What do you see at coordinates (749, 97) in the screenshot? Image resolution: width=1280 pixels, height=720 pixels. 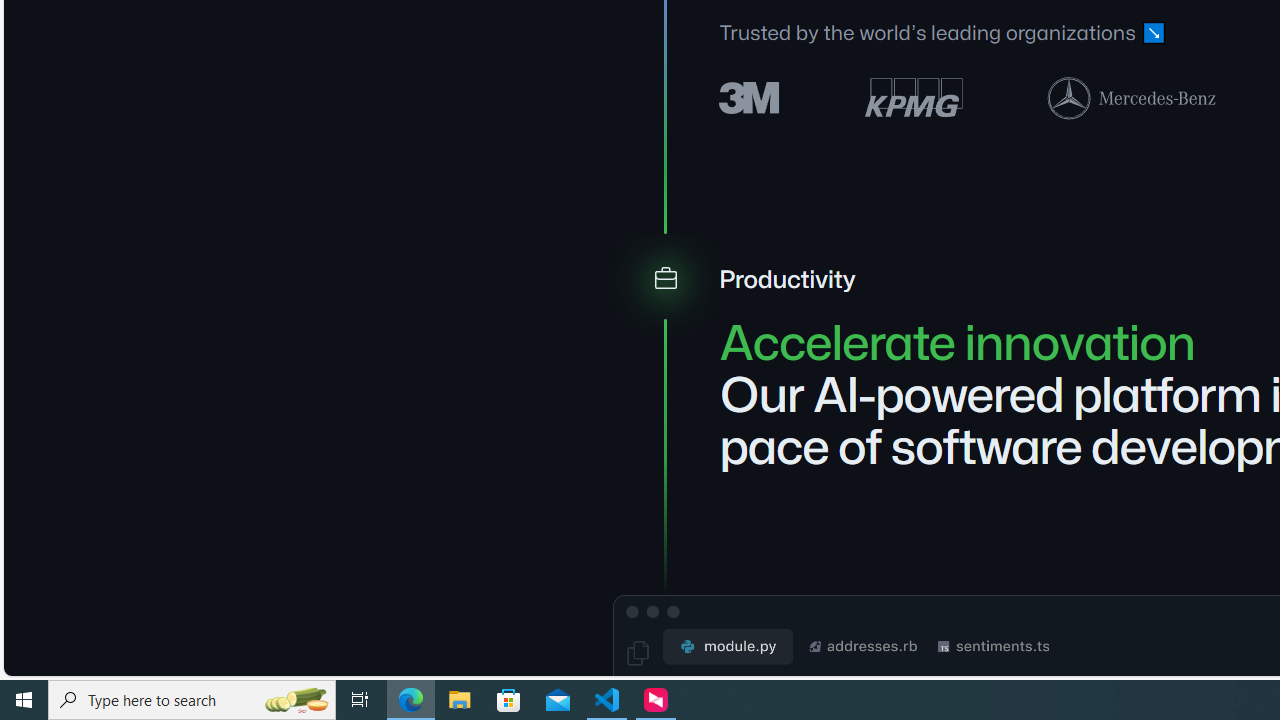 I see `'3M logo'` at bounding box center [749, 97].